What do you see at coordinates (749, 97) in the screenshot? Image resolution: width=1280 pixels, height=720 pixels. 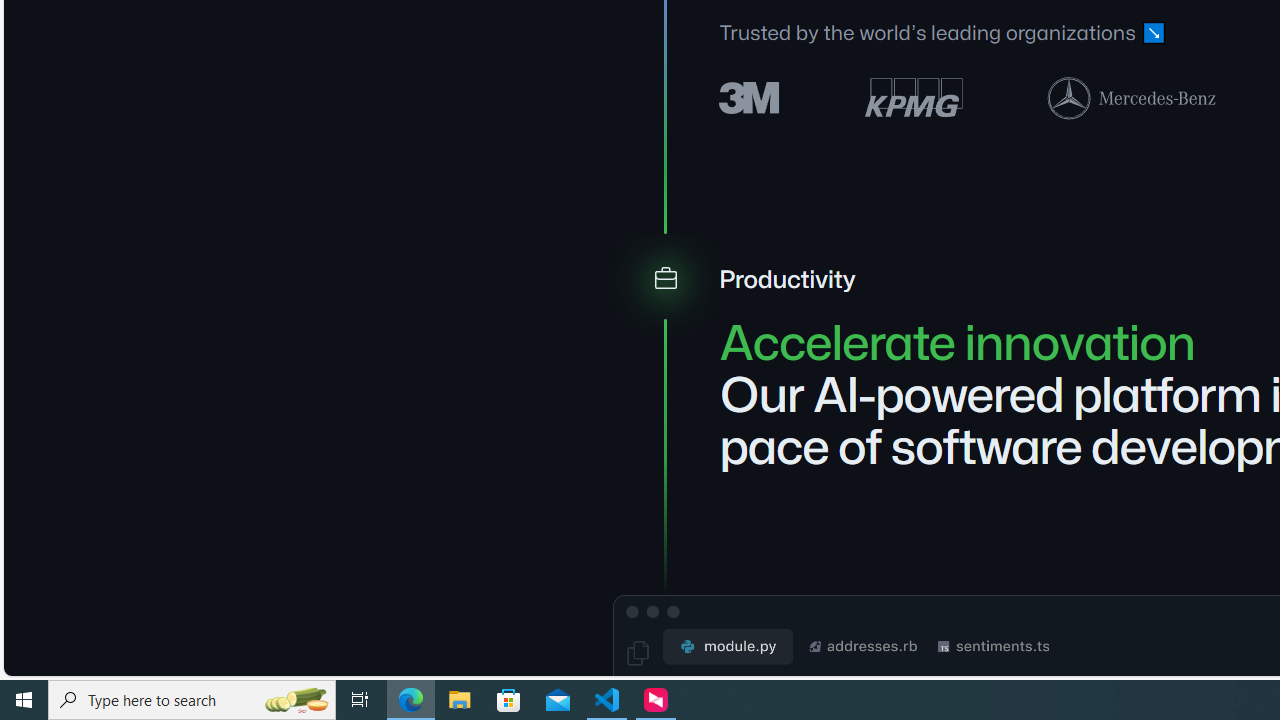 I see `'3M logo'` at bounding box center [749, 97].